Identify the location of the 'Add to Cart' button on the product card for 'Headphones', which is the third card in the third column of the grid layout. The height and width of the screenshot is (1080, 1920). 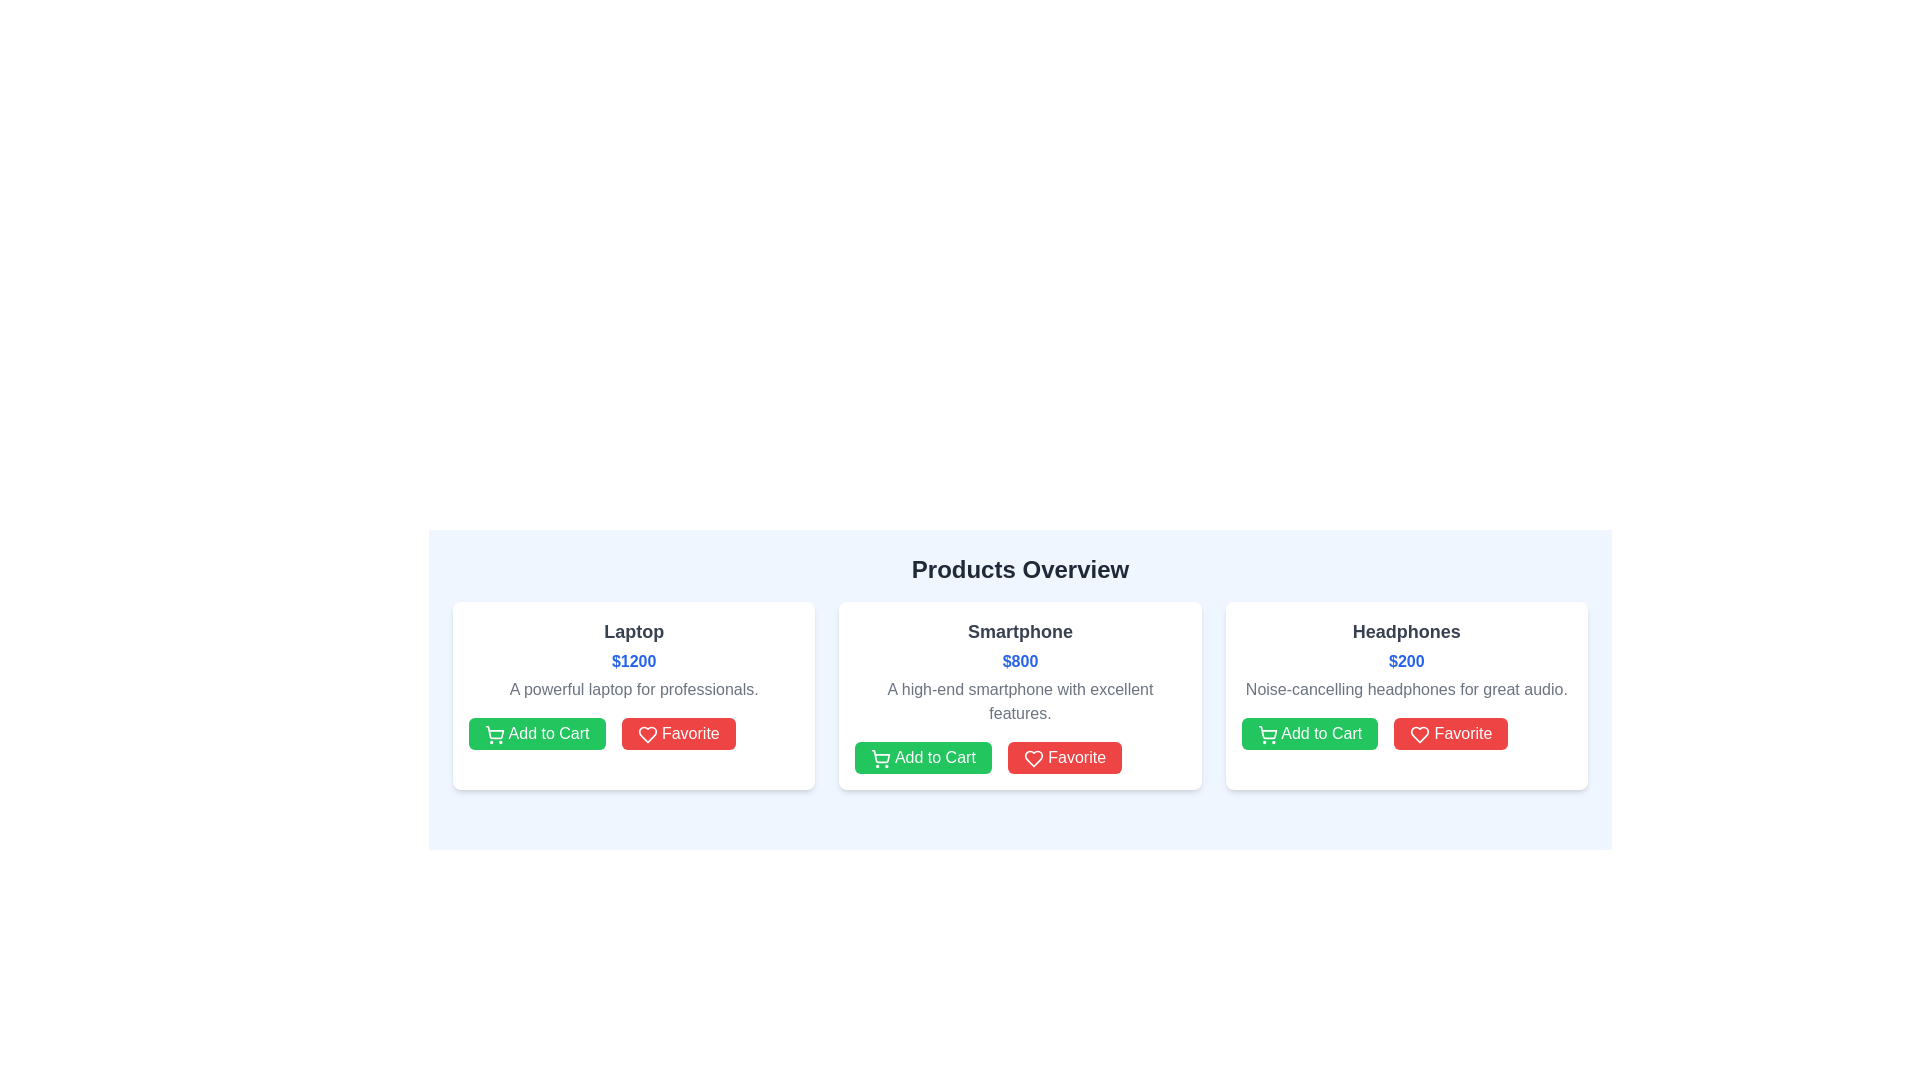
(1405, 694).